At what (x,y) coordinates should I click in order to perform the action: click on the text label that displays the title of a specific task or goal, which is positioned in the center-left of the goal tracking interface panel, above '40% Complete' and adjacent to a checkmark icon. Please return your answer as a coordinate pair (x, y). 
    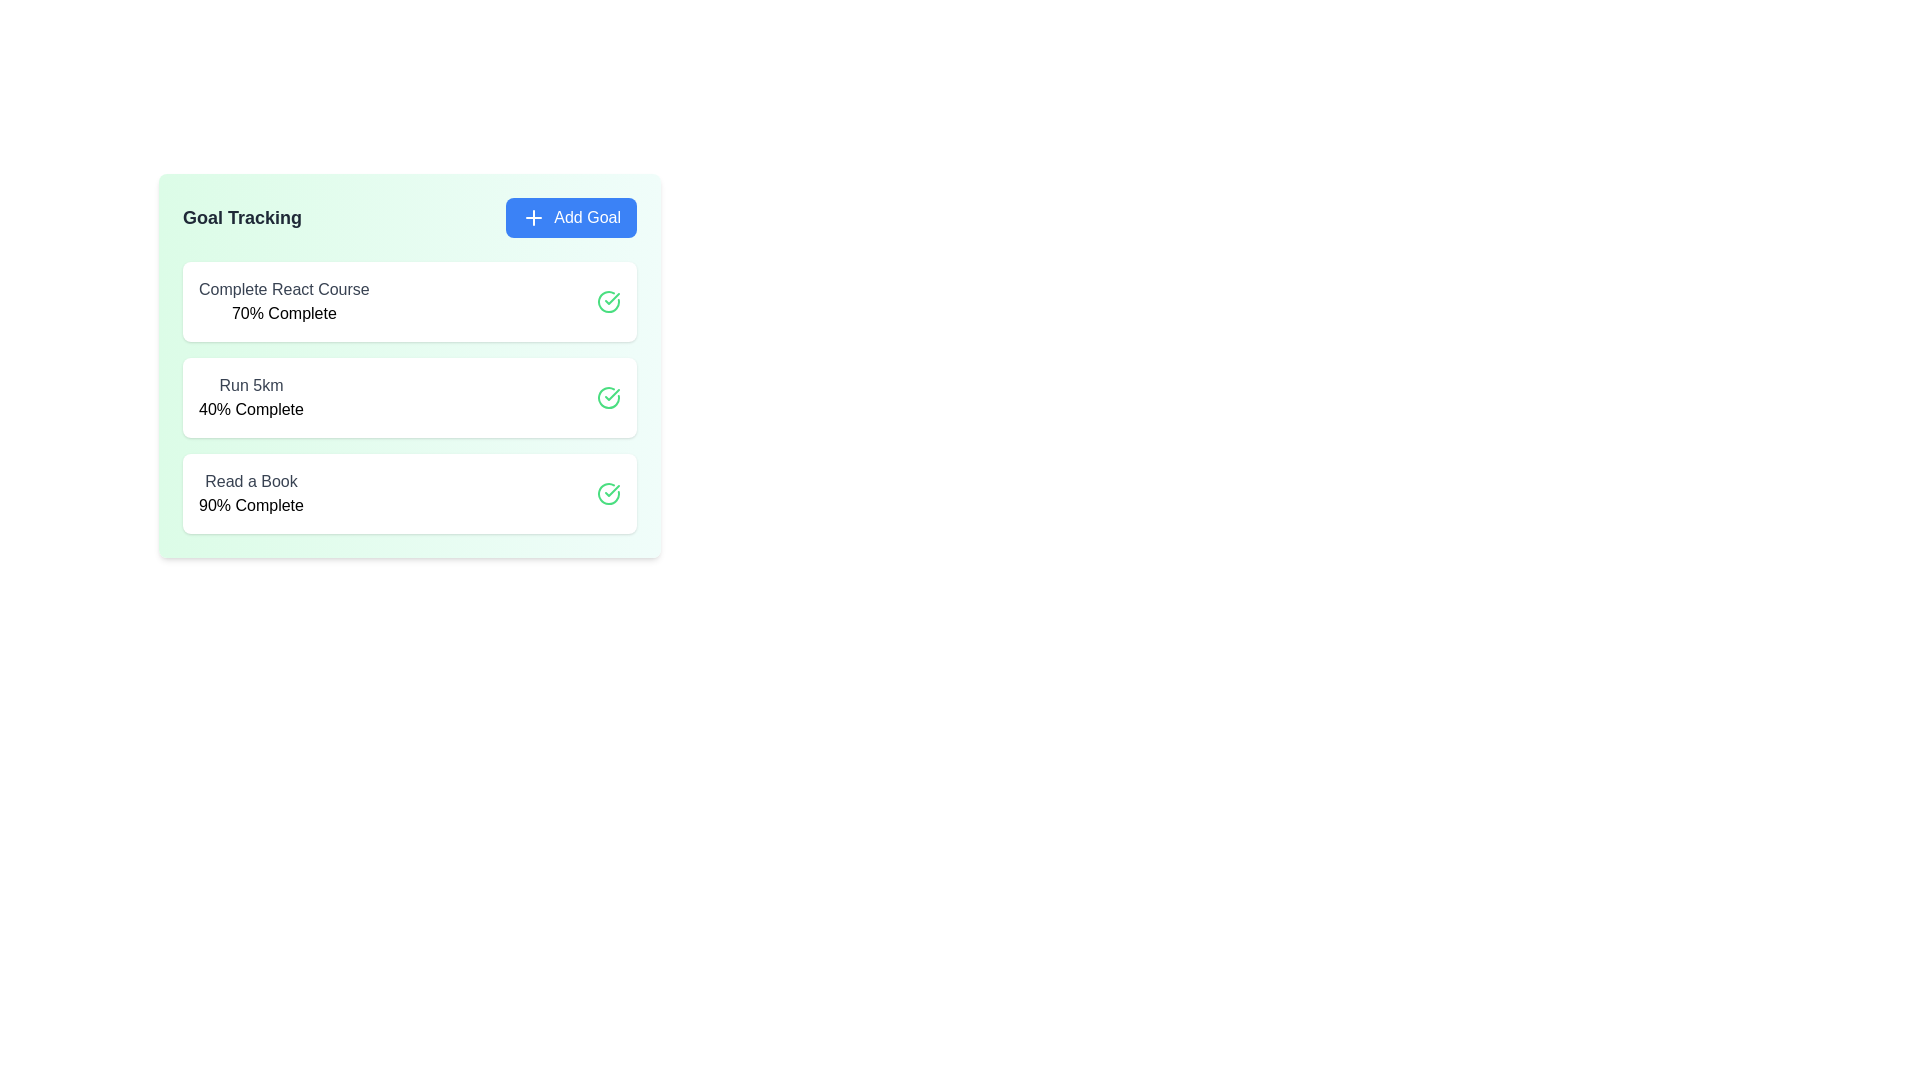
    Looking at the image, I should click on (250, 385).